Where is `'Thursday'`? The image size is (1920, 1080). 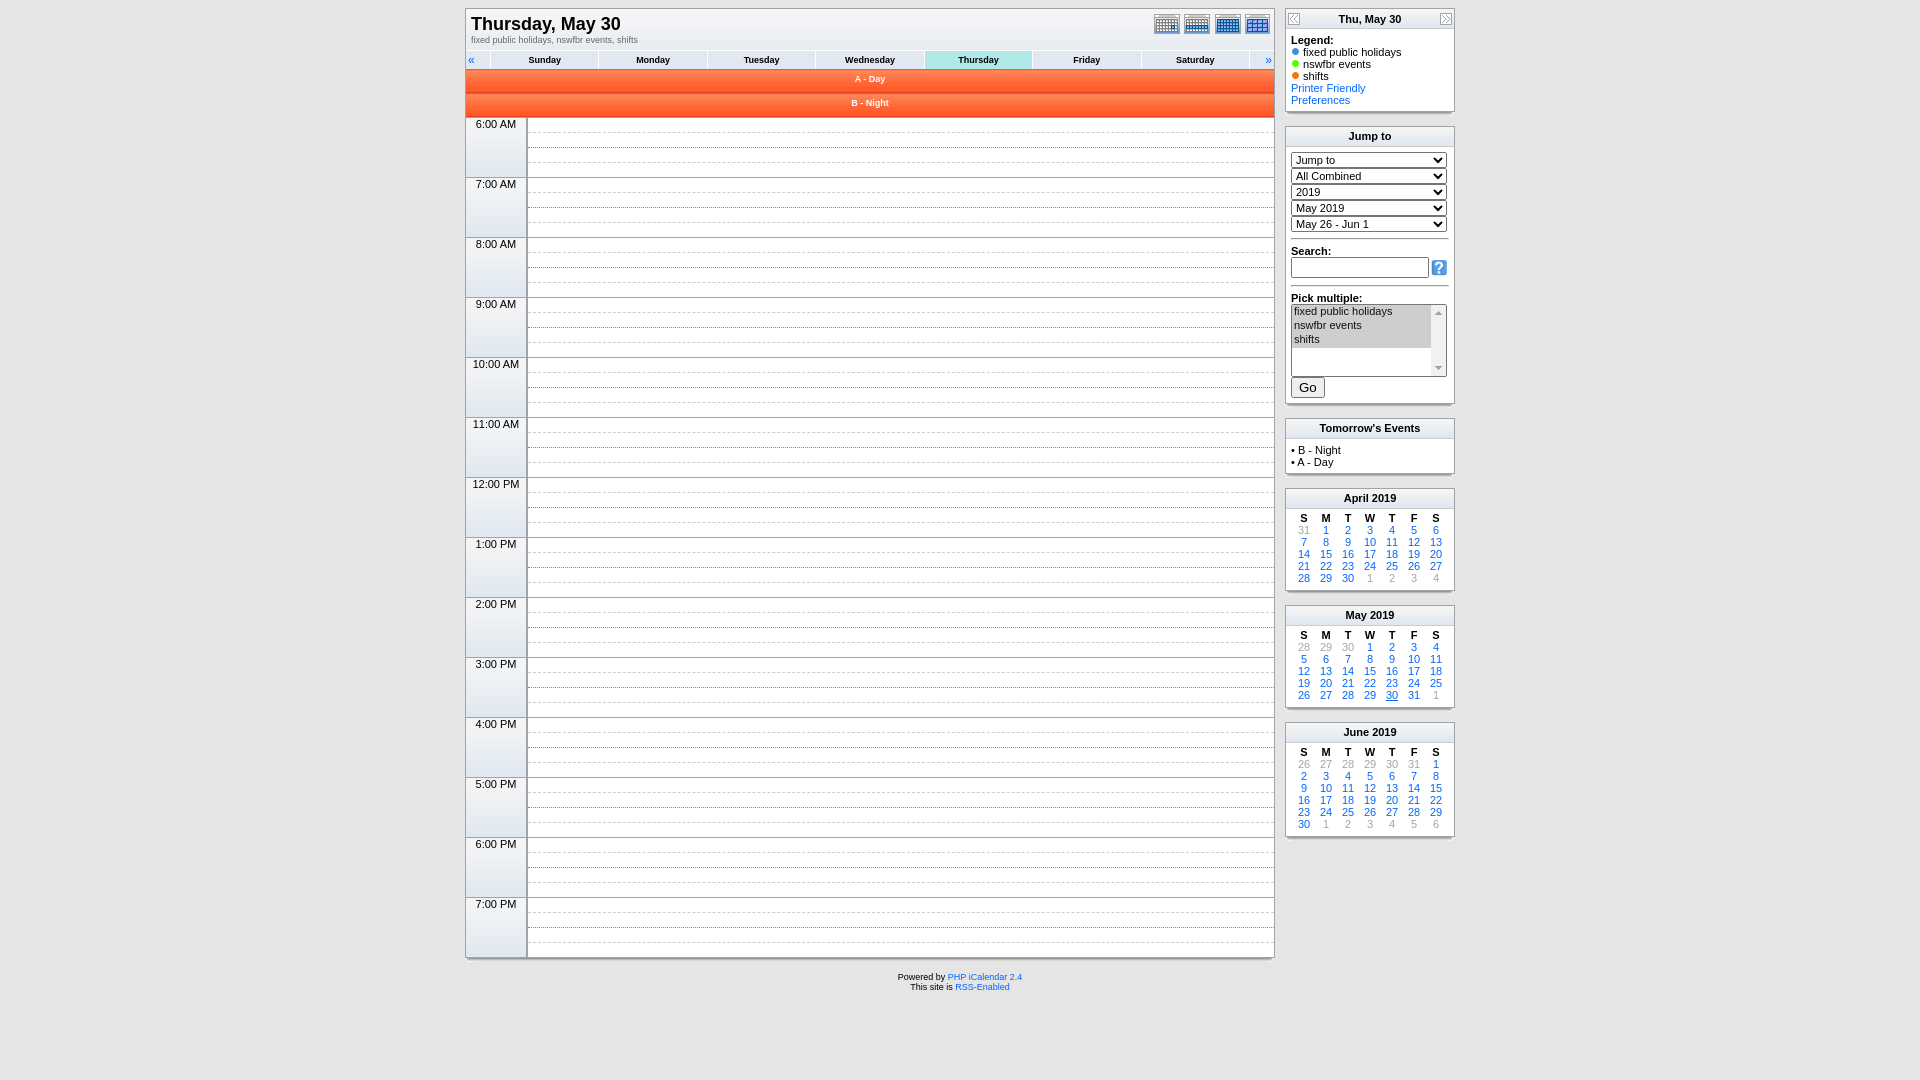 'Thursday' is located at coordinates (978, 58).